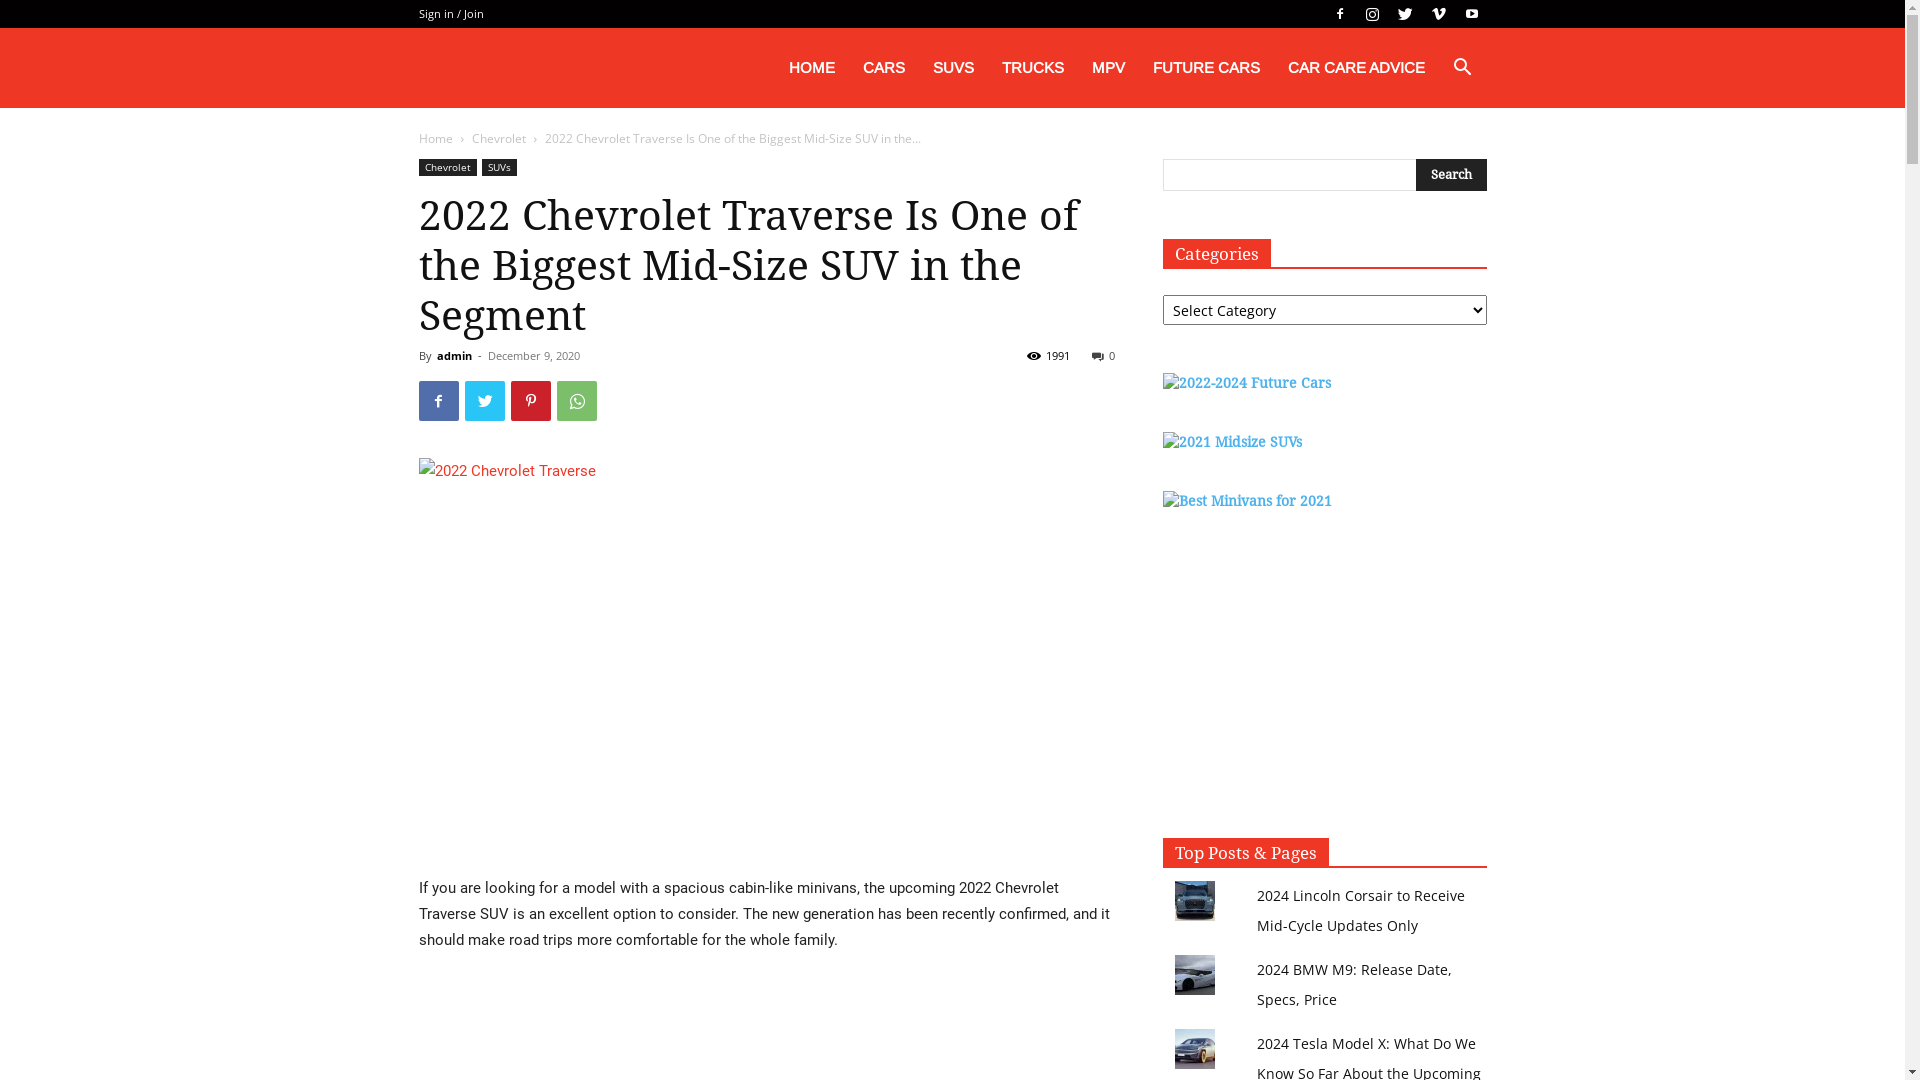  What do you see at coordinates (1360, 910) in the screenshot?
I see `'2024 Lincoln Corsair to Receive Mid-Cycle Updates Only'` at bounding box center [1360, 910].